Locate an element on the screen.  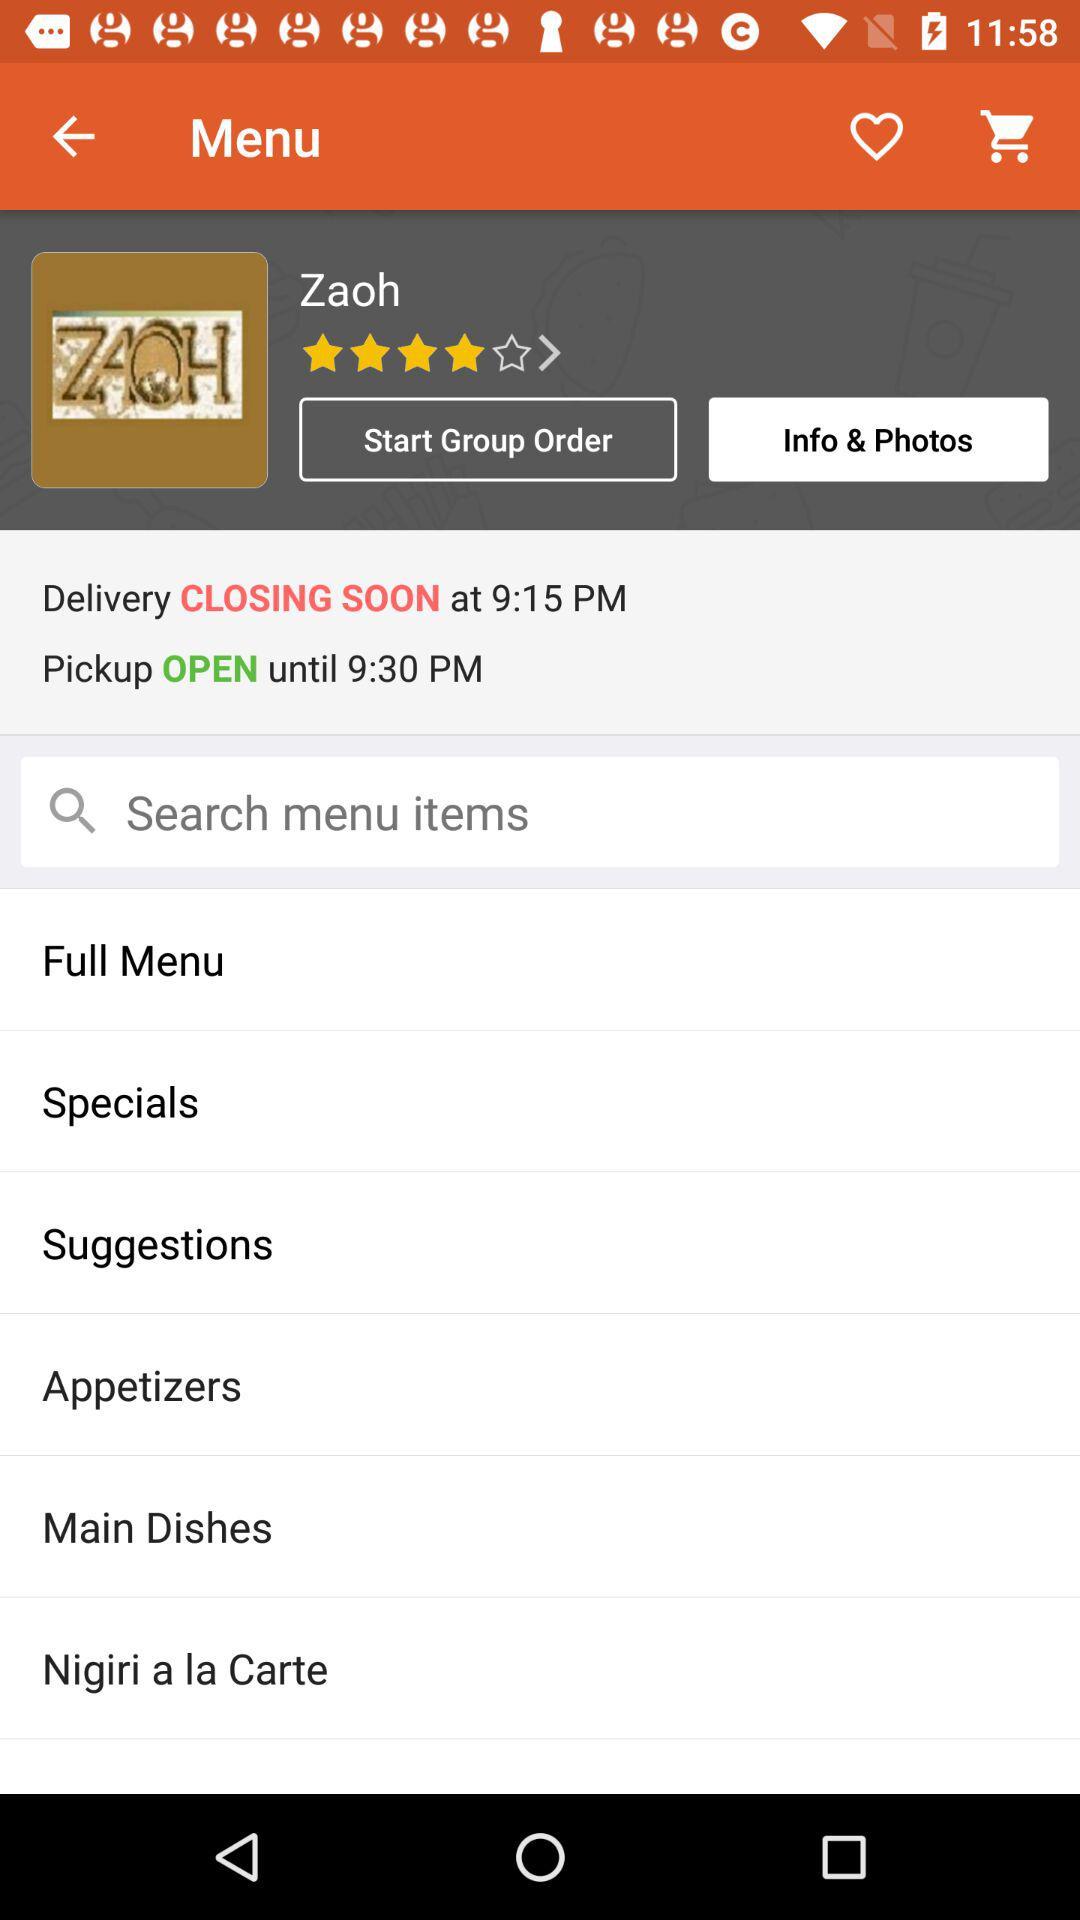
icon below suggestions is located at coordinates (540, 1383).